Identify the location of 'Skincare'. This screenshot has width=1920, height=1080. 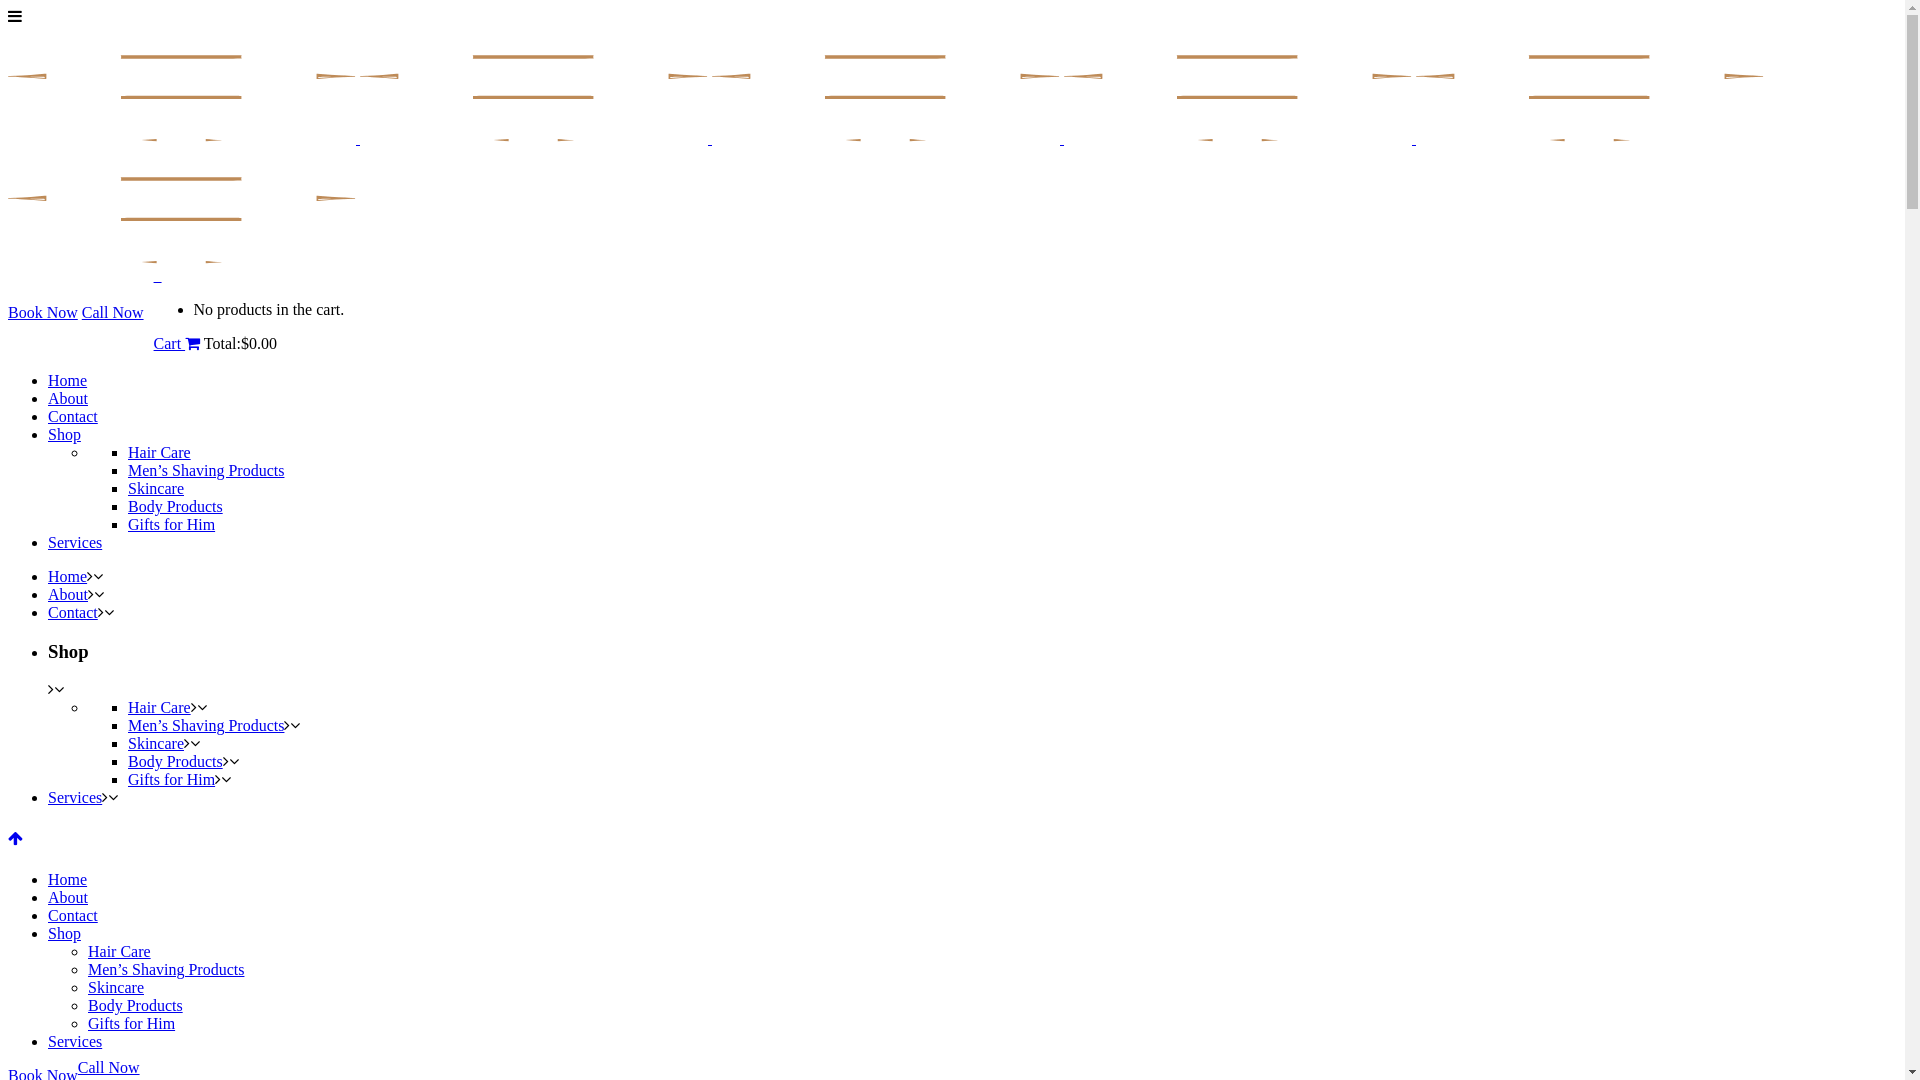
(155, 743).